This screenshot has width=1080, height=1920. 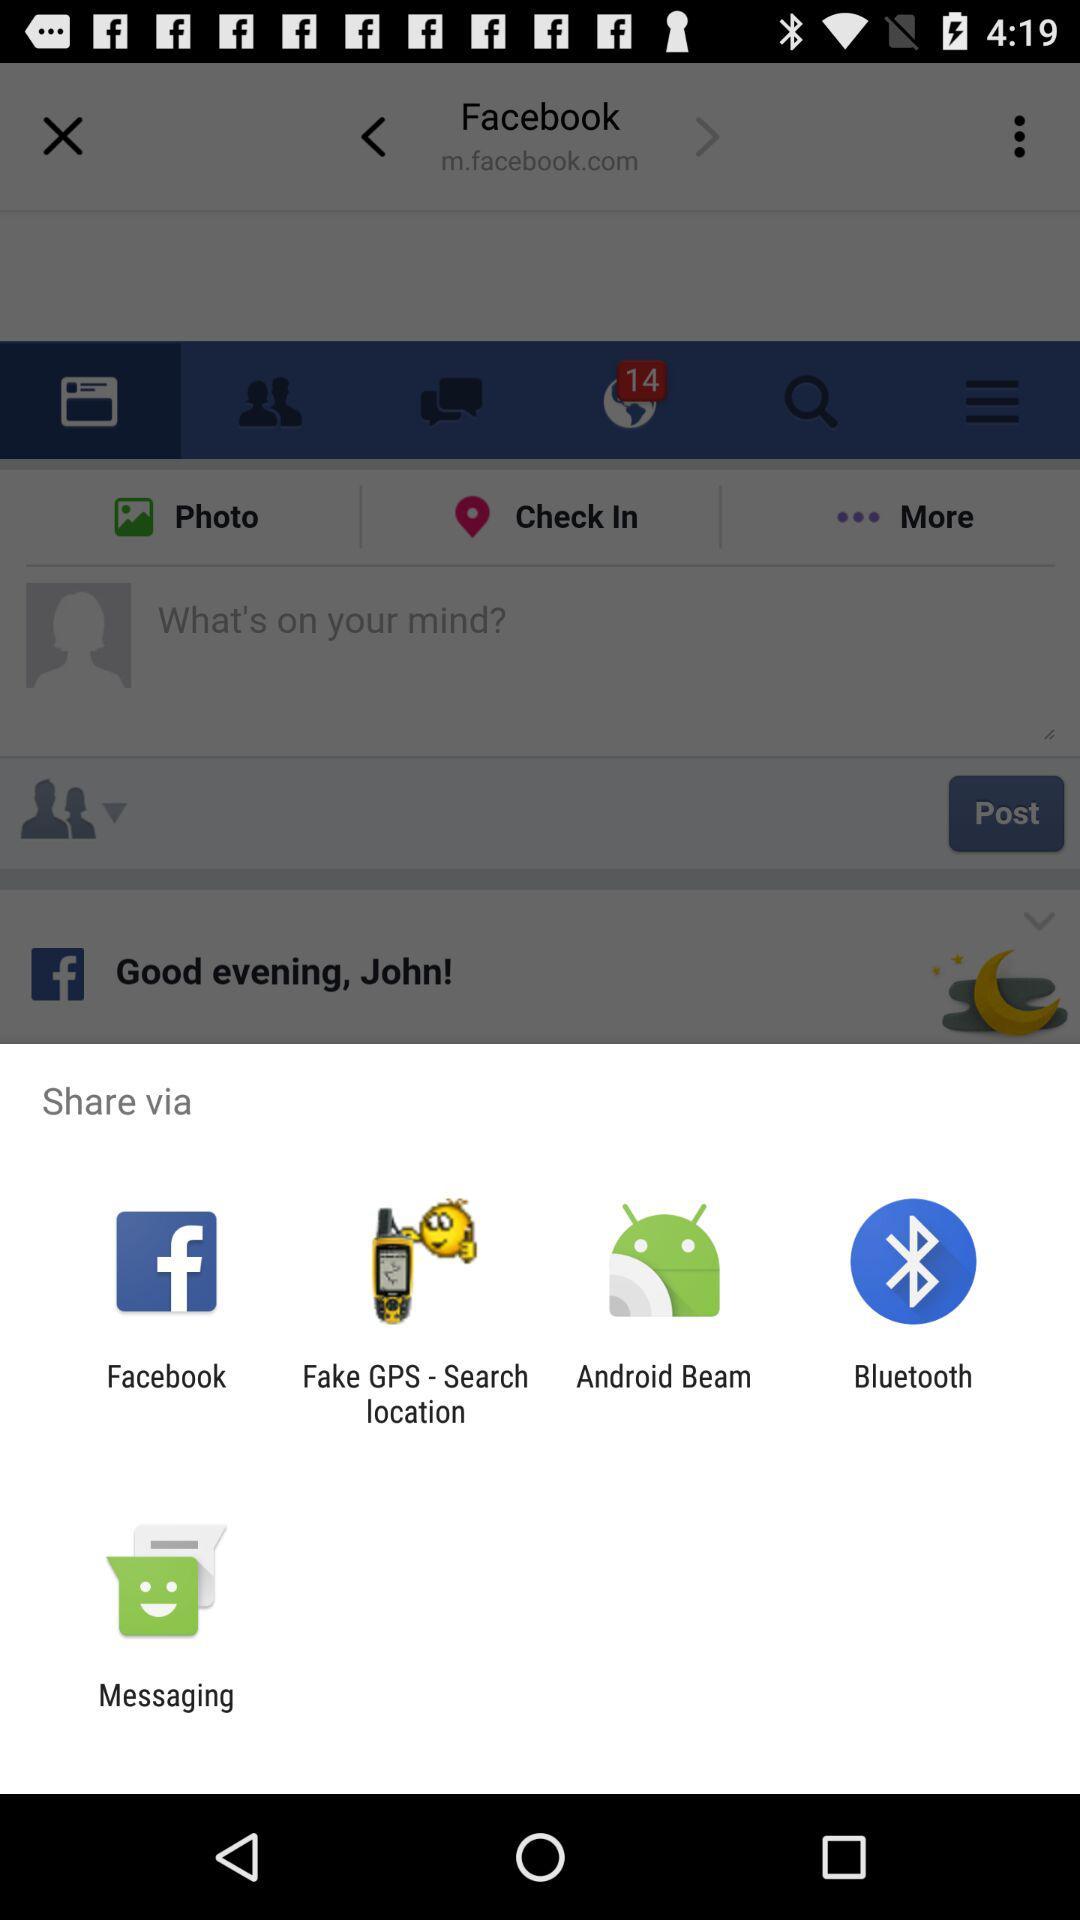 What do you see at coordinates (664, 1392) in the screenshot?
I see `item to the right of fake gps search app` at bounding box center [664, 1392].